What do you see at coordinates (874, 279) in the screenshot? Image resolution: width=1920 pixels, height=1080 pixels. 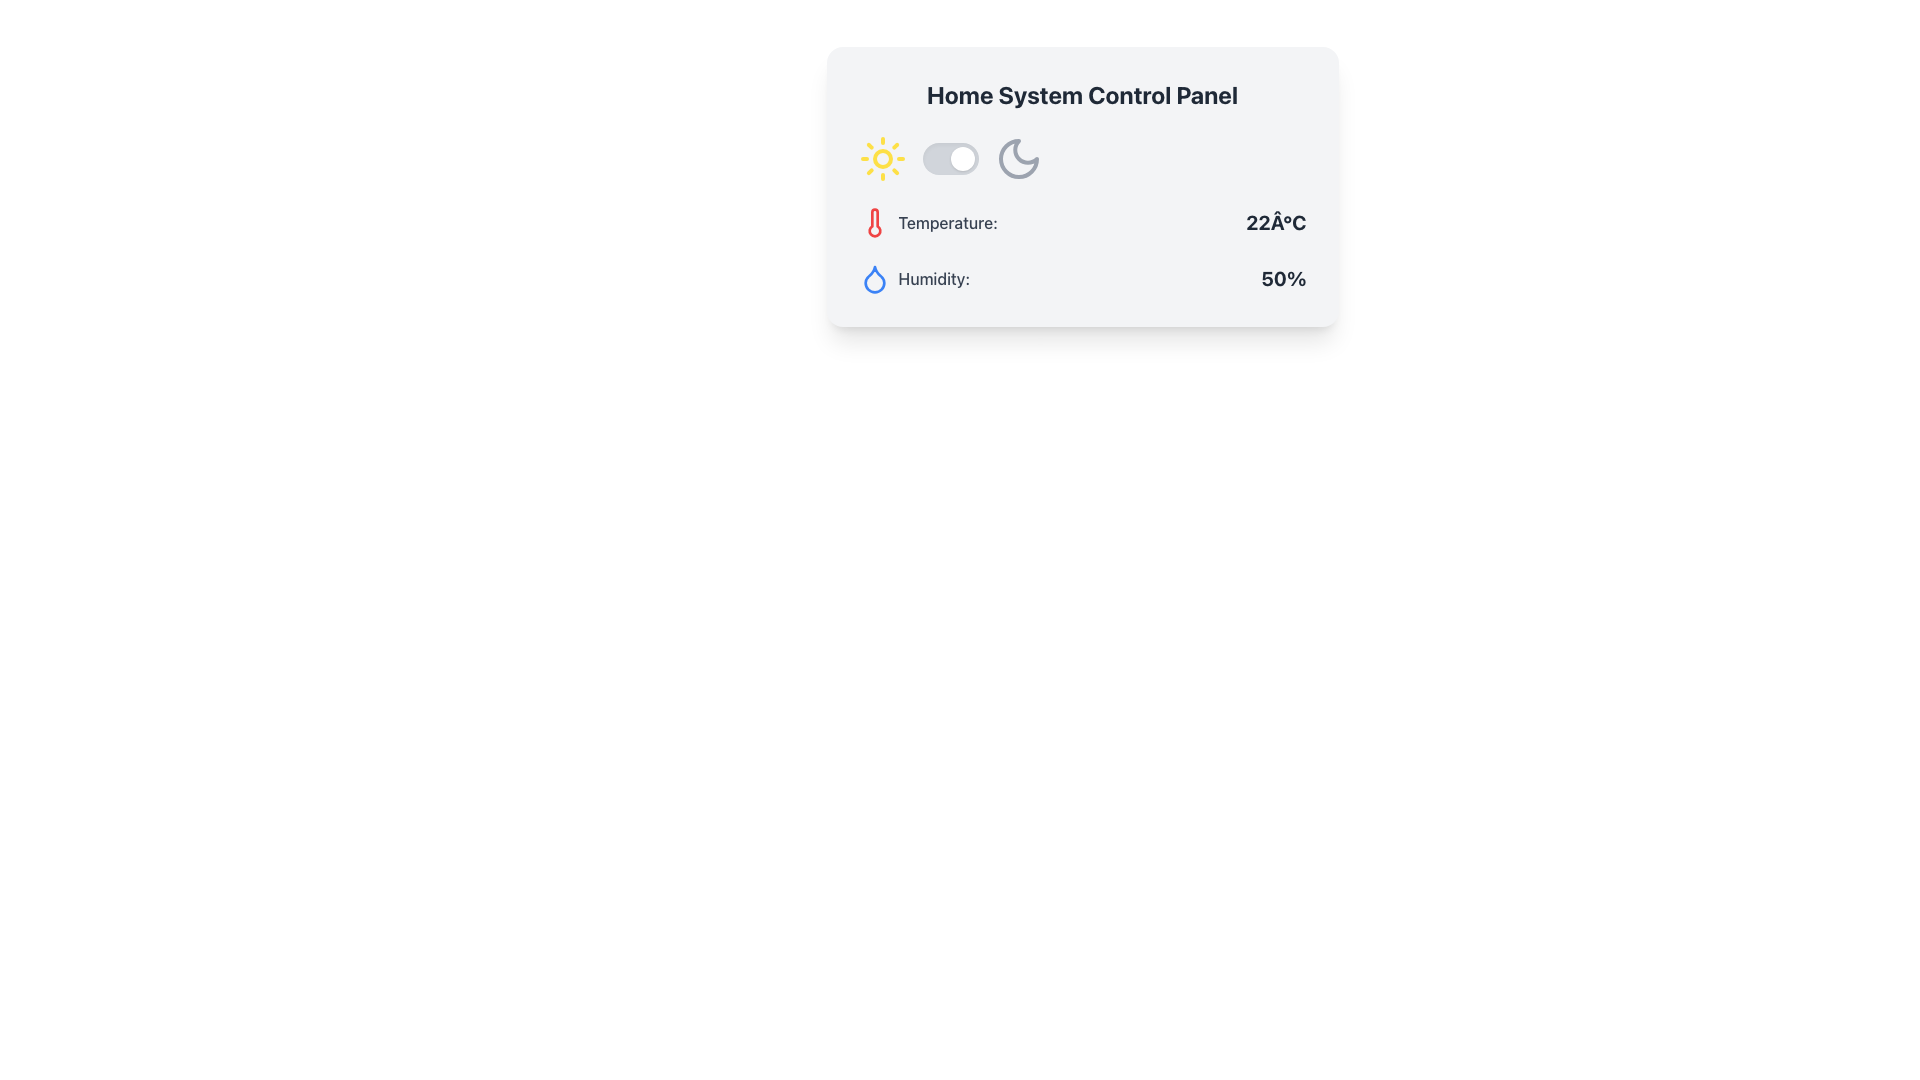 I see `the humidity level indicator icon located to the left of the 'Humidity:' label in the 'Home System Control Panel.'` at bounding box center [874, 279].